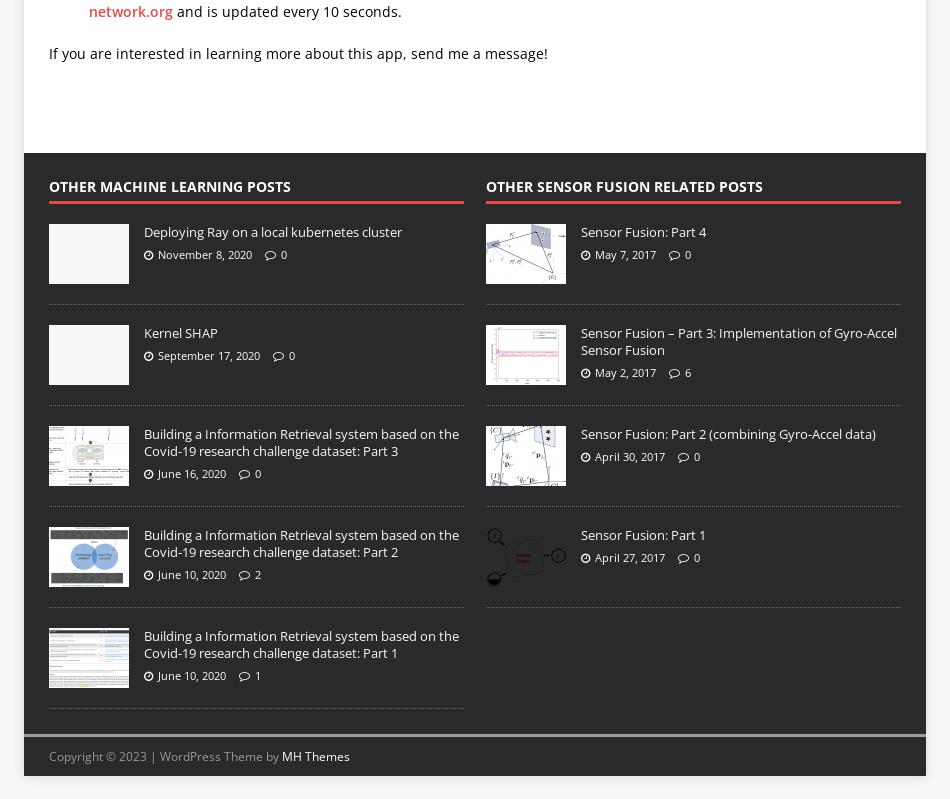 The image size is (950, 799). I want to click on 'Deploying Ray on a local kubernetes cluster', so click(270, 231).